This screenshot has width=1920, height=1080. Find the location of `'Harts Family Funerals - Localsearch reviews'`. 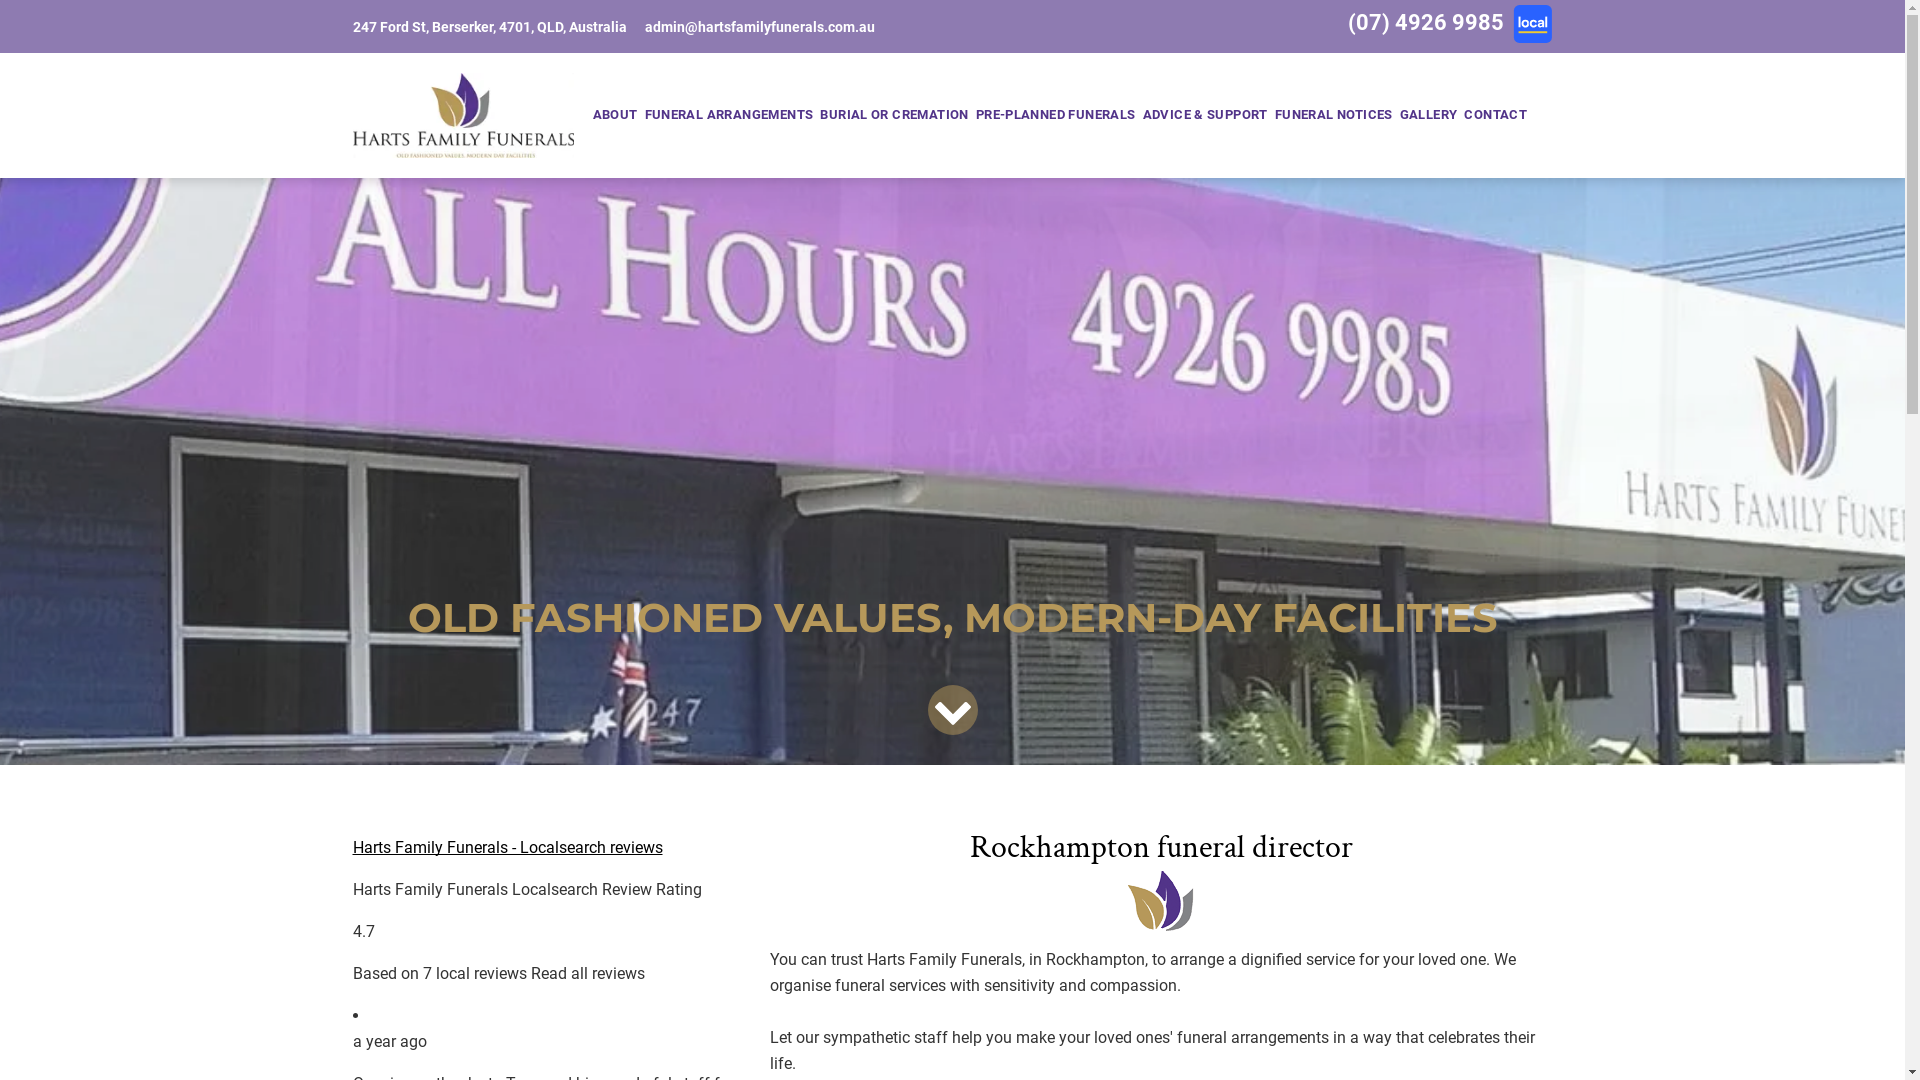

'Harts Family Funerals - Localsearch reviews' is located at coordinates (507, 847).